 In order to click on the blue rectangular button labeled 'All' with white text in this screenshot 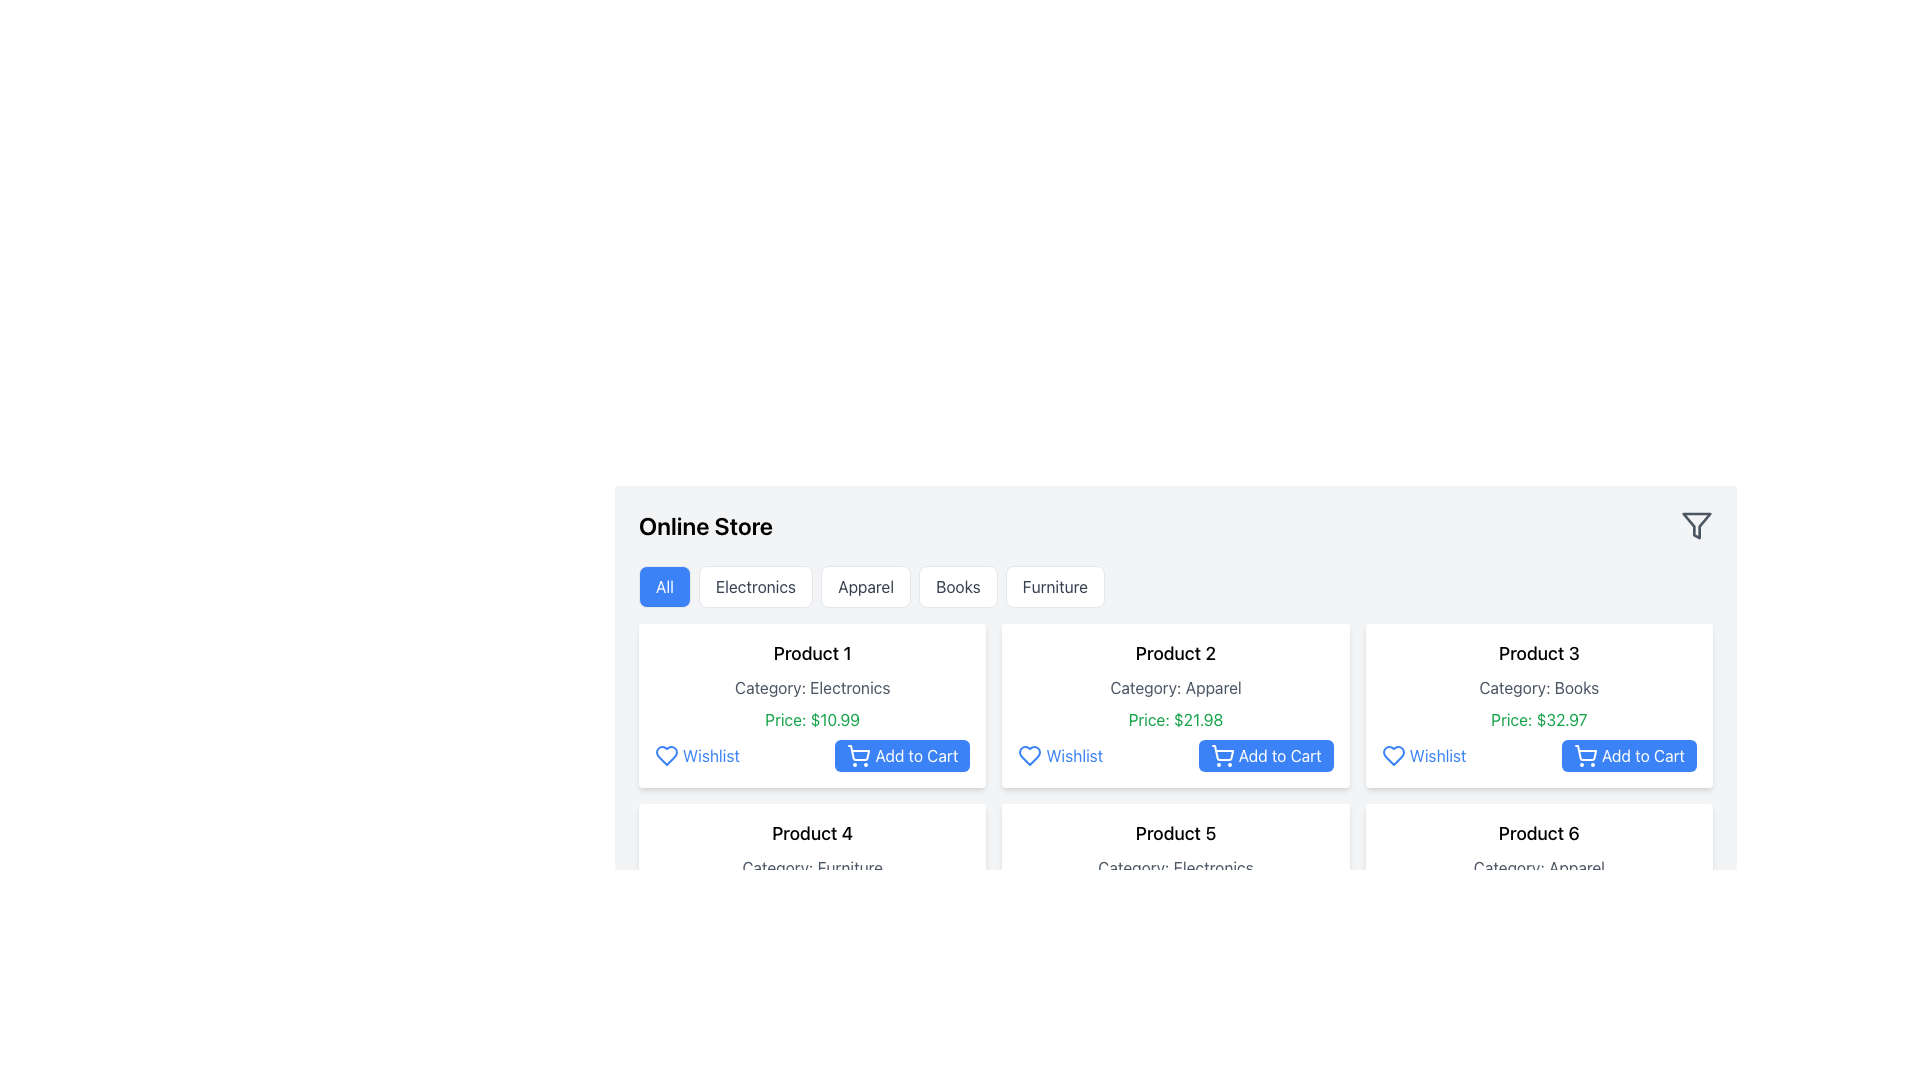, I will do `click(664, 585)`.